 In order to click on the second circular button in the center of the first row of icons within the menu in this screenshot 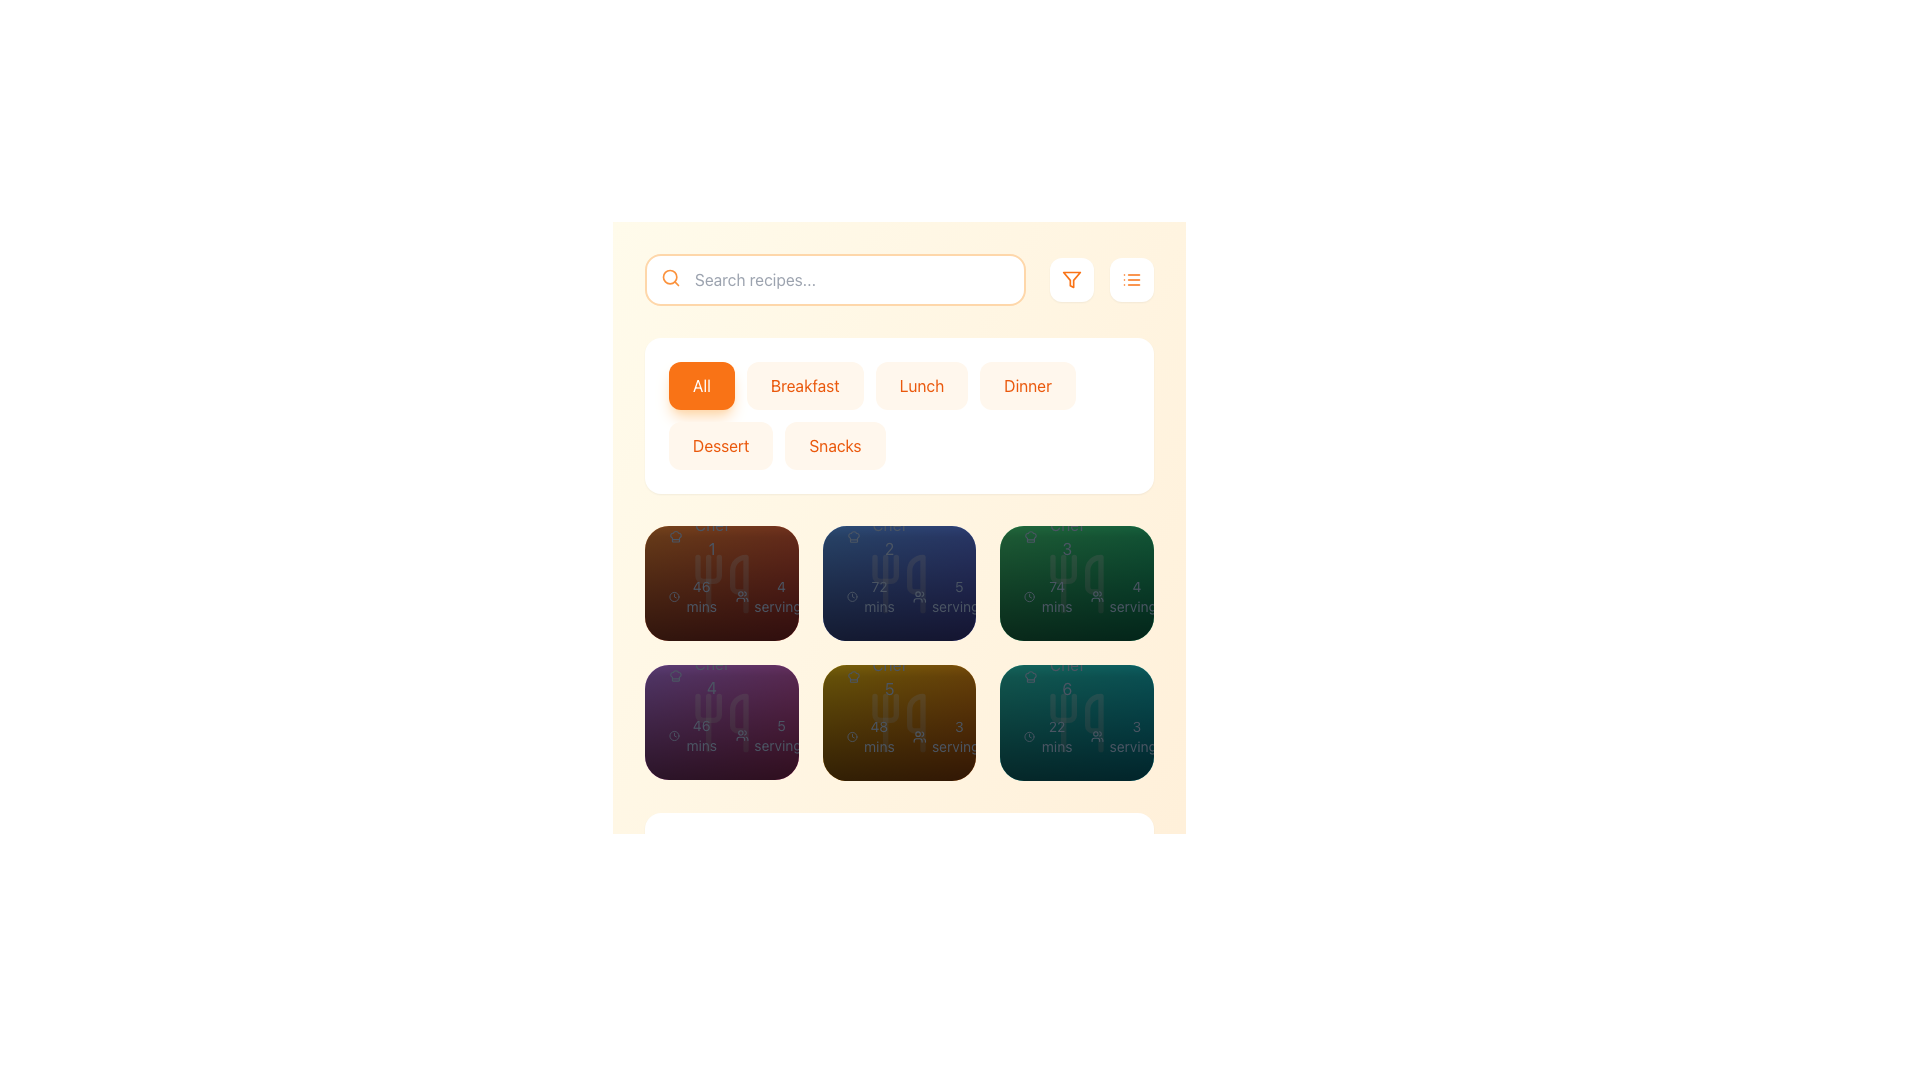, I will do `click(720, 583)`.